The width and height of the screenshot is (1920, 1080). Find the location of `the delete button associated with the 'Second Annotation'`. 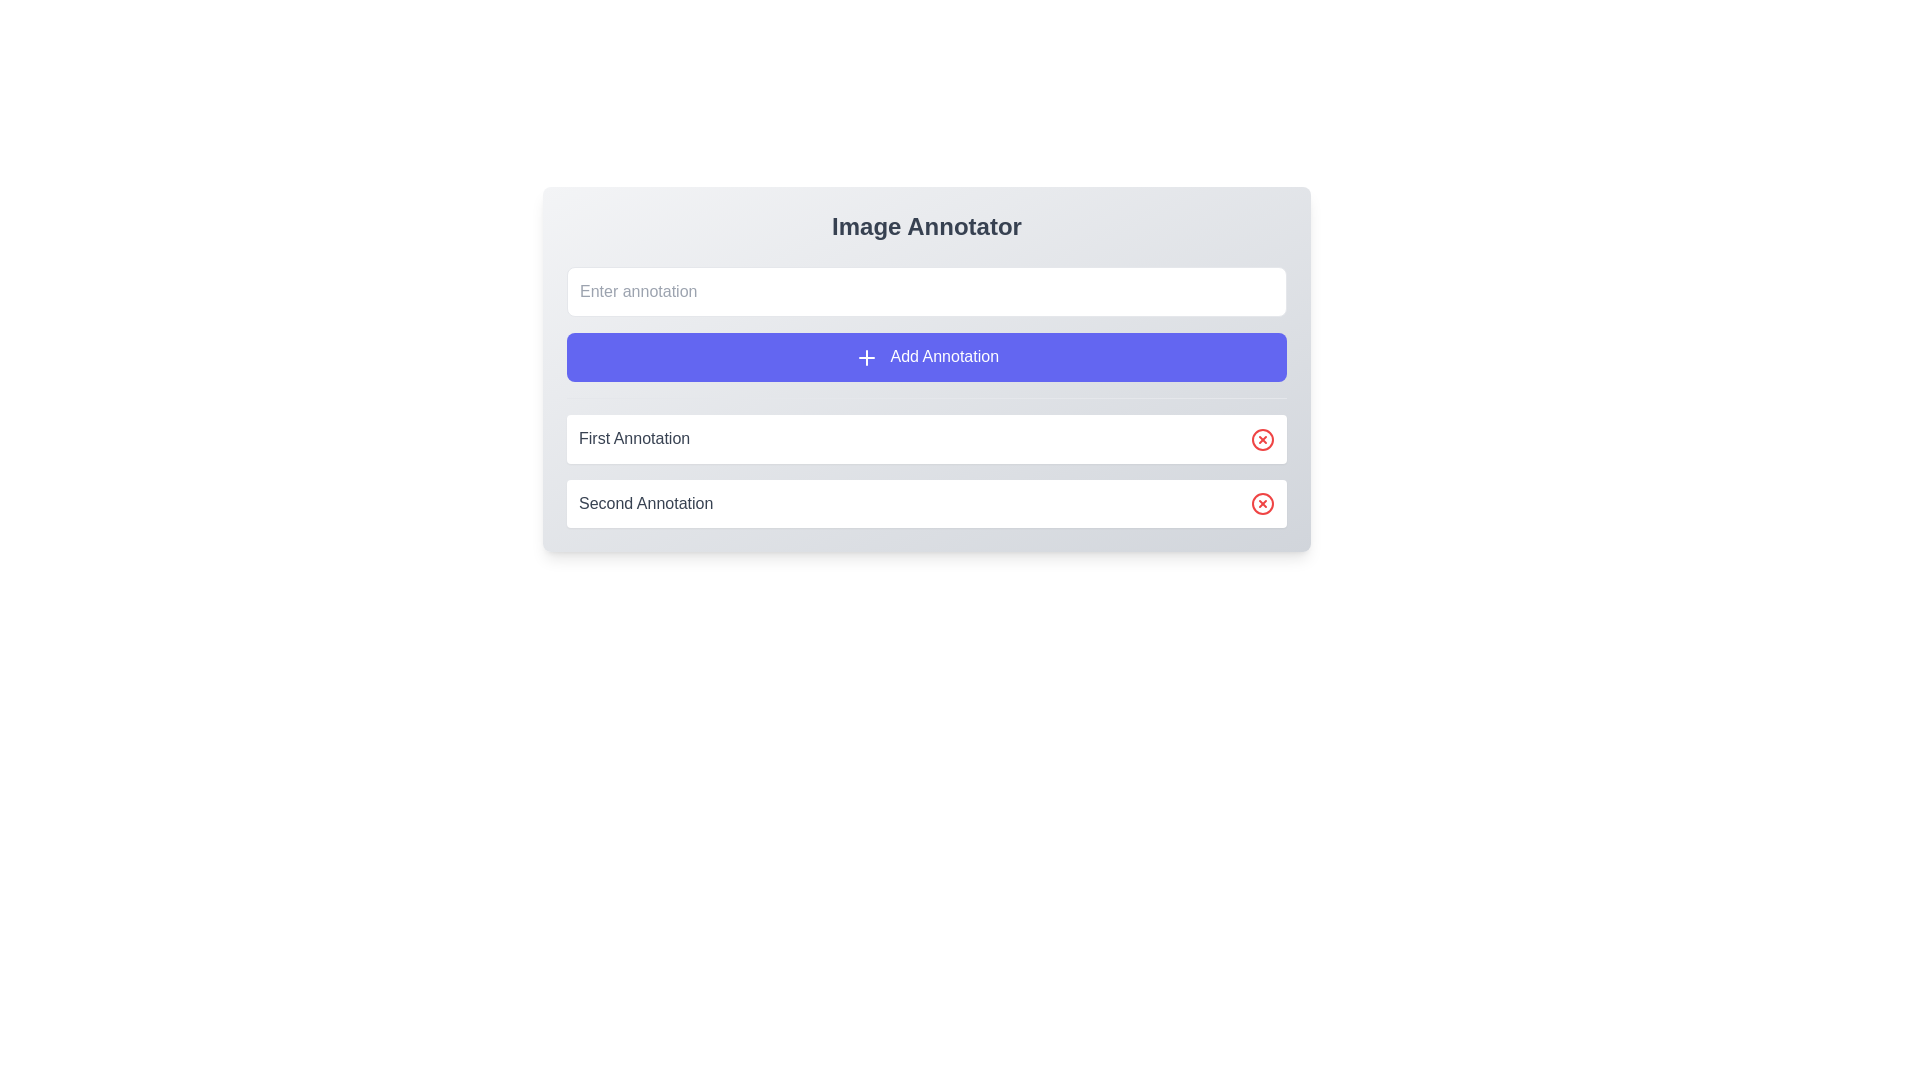

the delete button associated with the 'Second Annotation' is located at coordinates (1261, 438).